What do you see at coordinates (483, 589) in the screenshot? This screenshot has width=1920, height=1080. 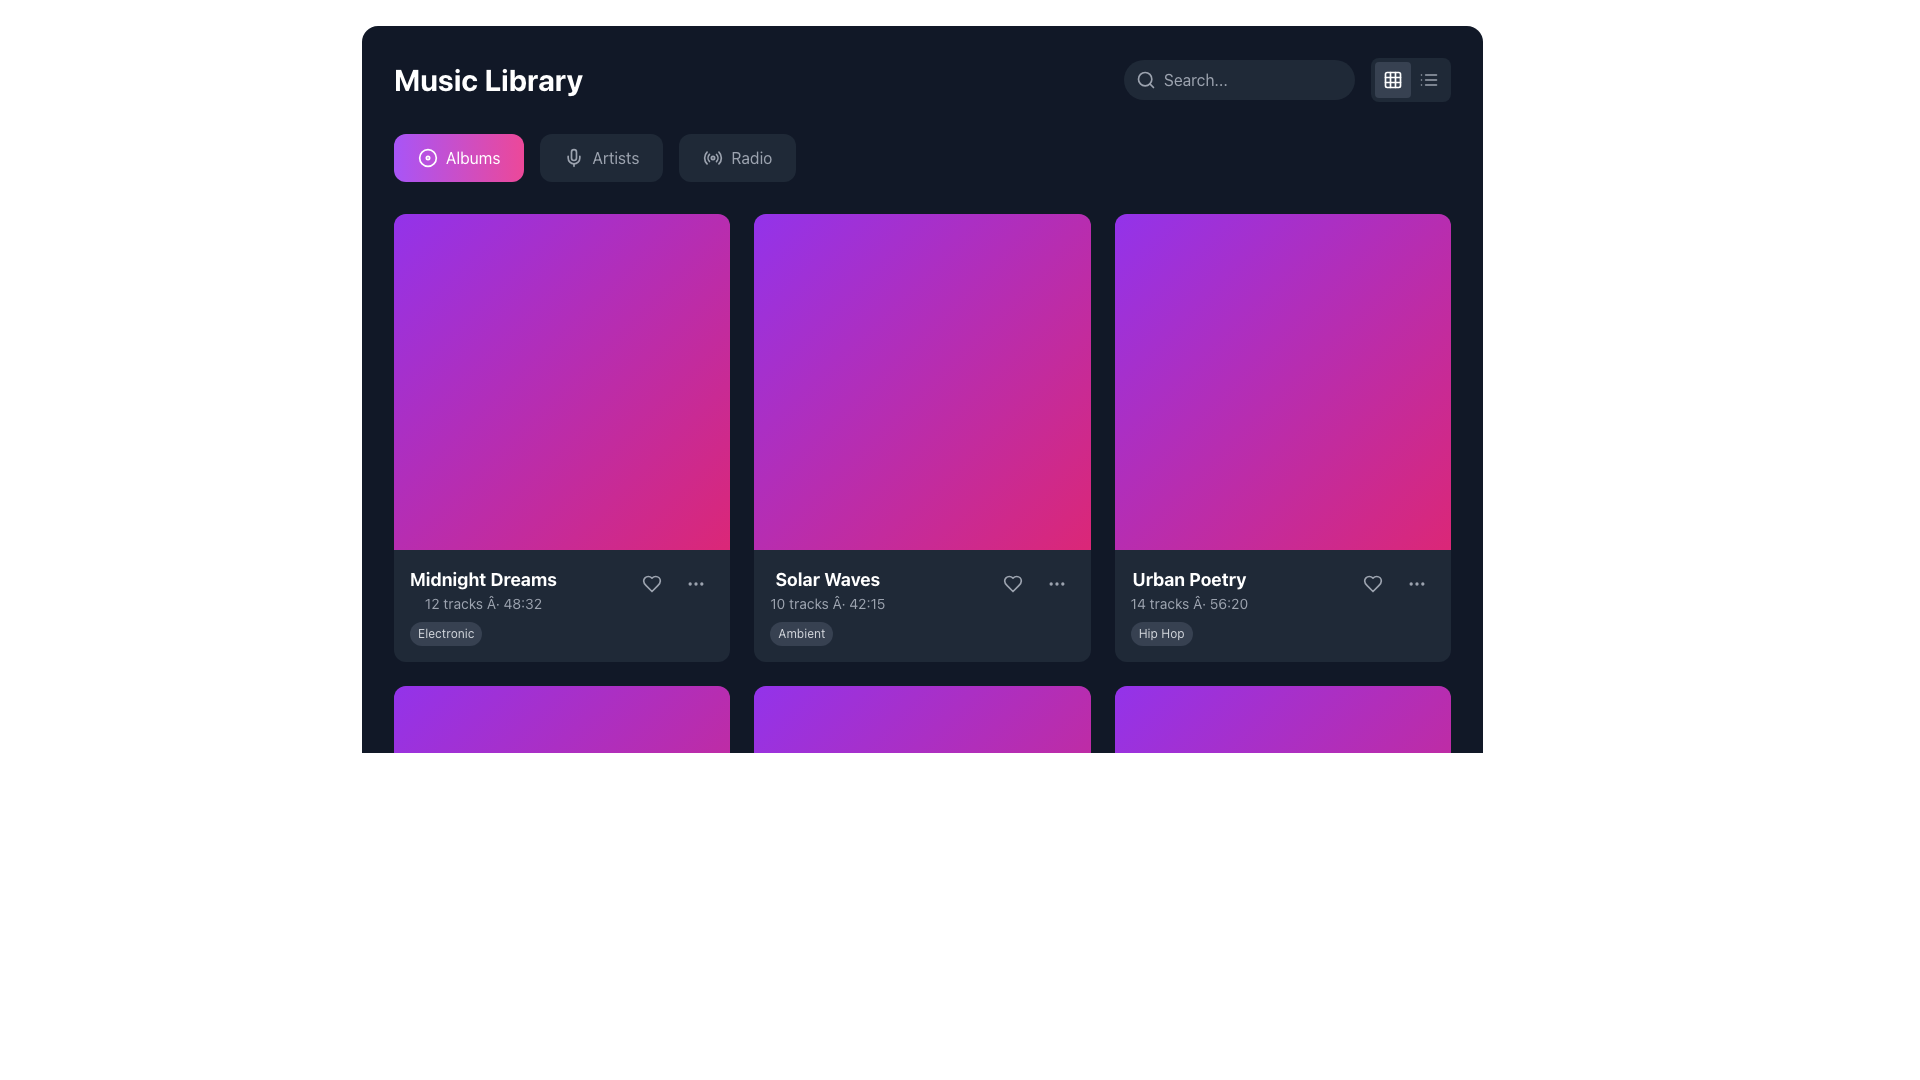 I see `contents of the text display showing 'Midnight Dreams' and '12 tracks Â· 48:32' located in the first cell of the top row in a dark-themed interface` at bounding box center [483, 589].